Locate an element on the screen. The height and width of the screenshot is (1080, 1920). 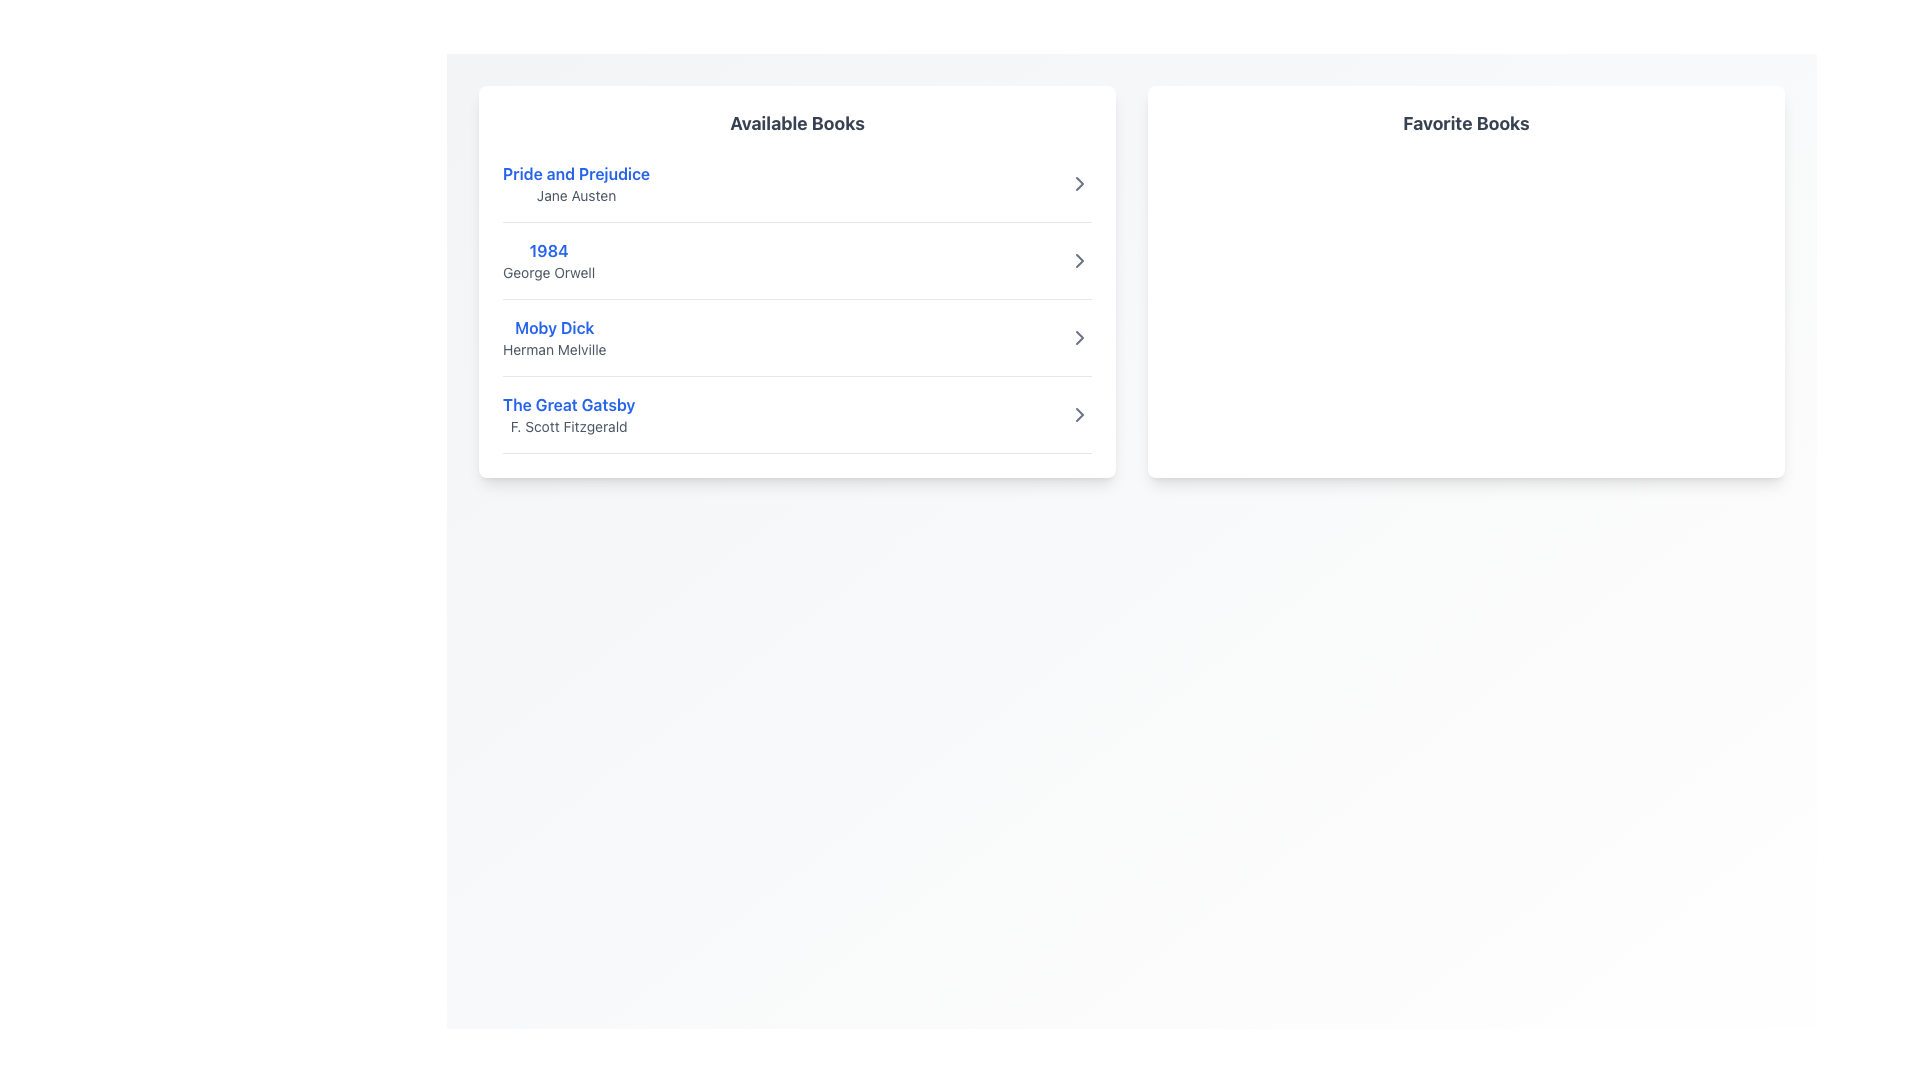
a book row within the 'Available Books' panel is located at coordinates (796, 281).